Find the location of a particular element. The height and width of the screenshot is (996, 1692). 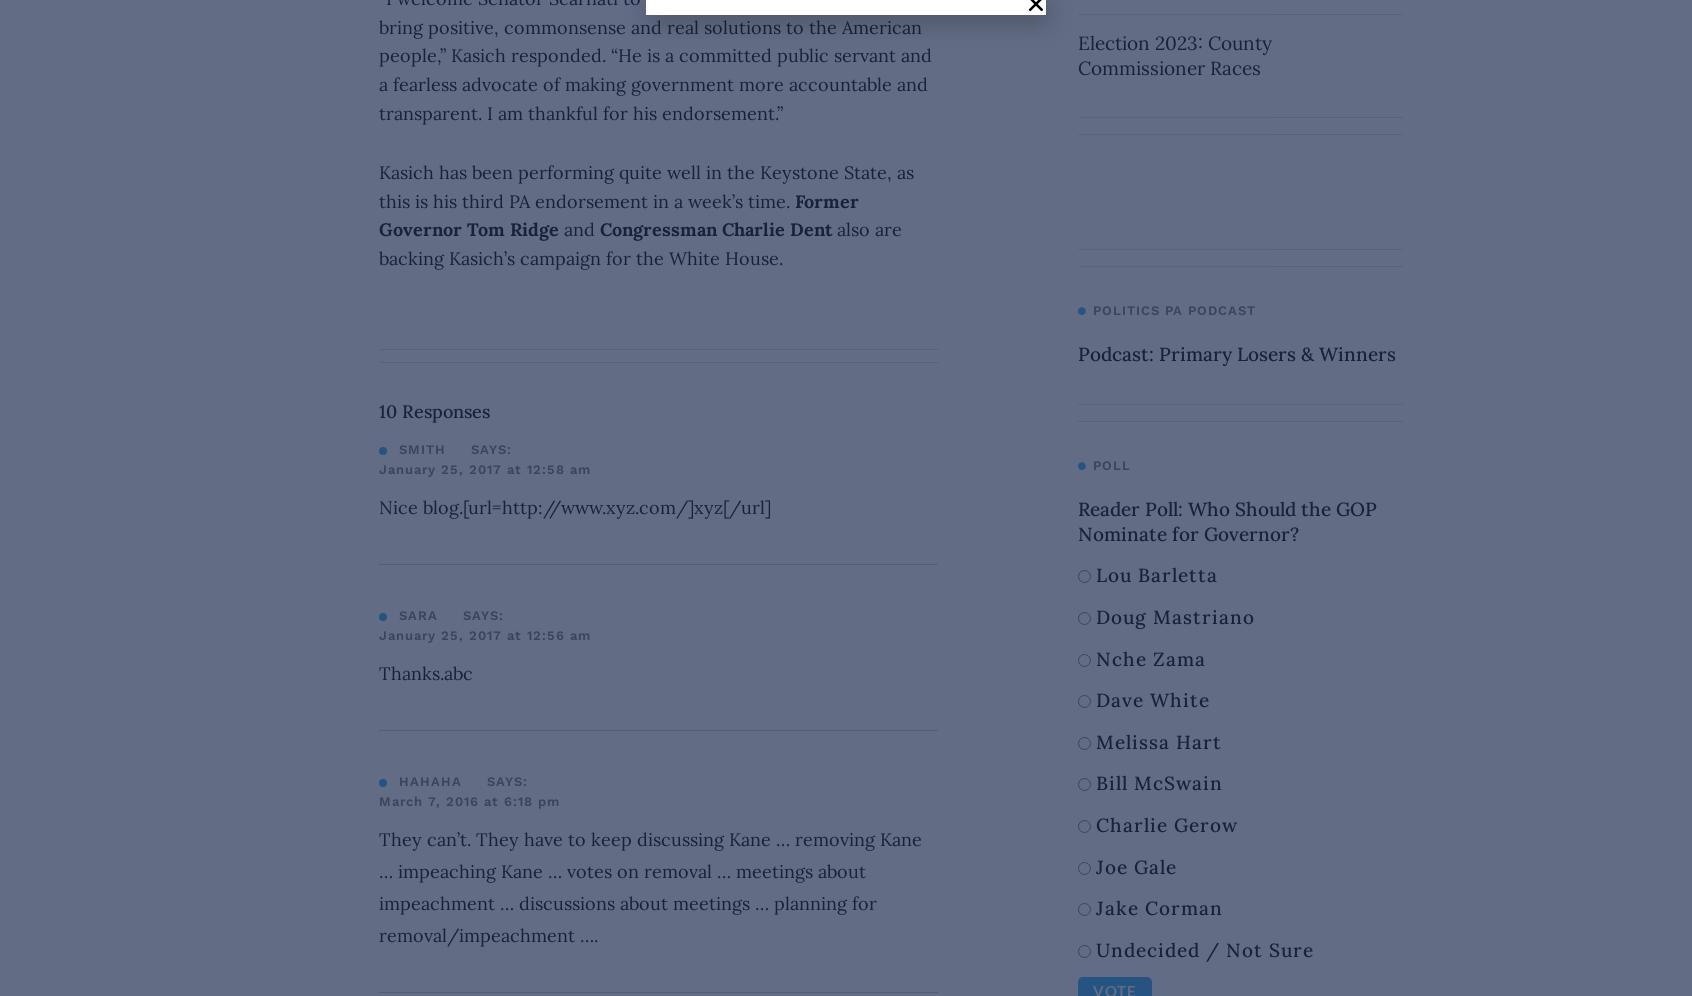

'Former Governor Tom Ridge' is located at coordinates (617, 214).